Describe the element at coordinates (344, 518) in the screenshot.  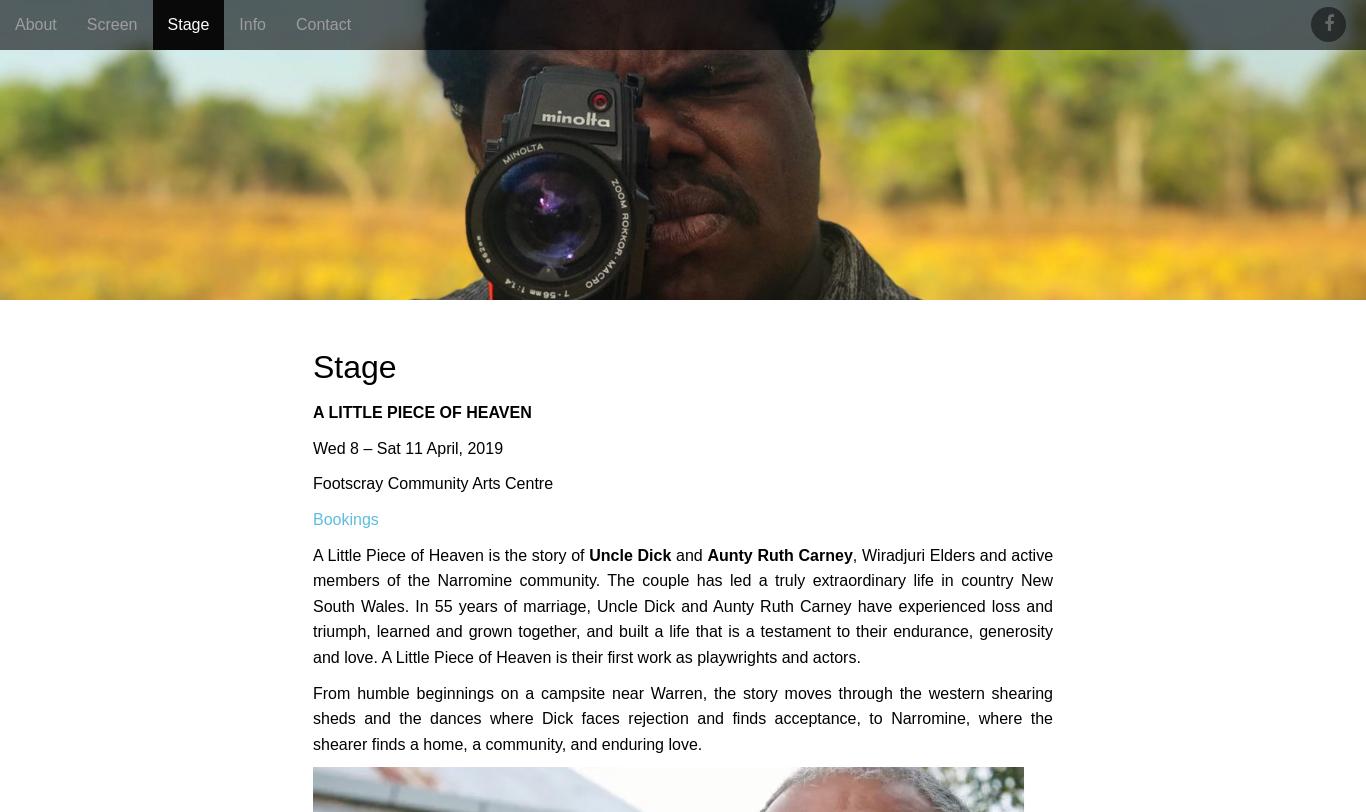
I see `'Bookings'` at that location.